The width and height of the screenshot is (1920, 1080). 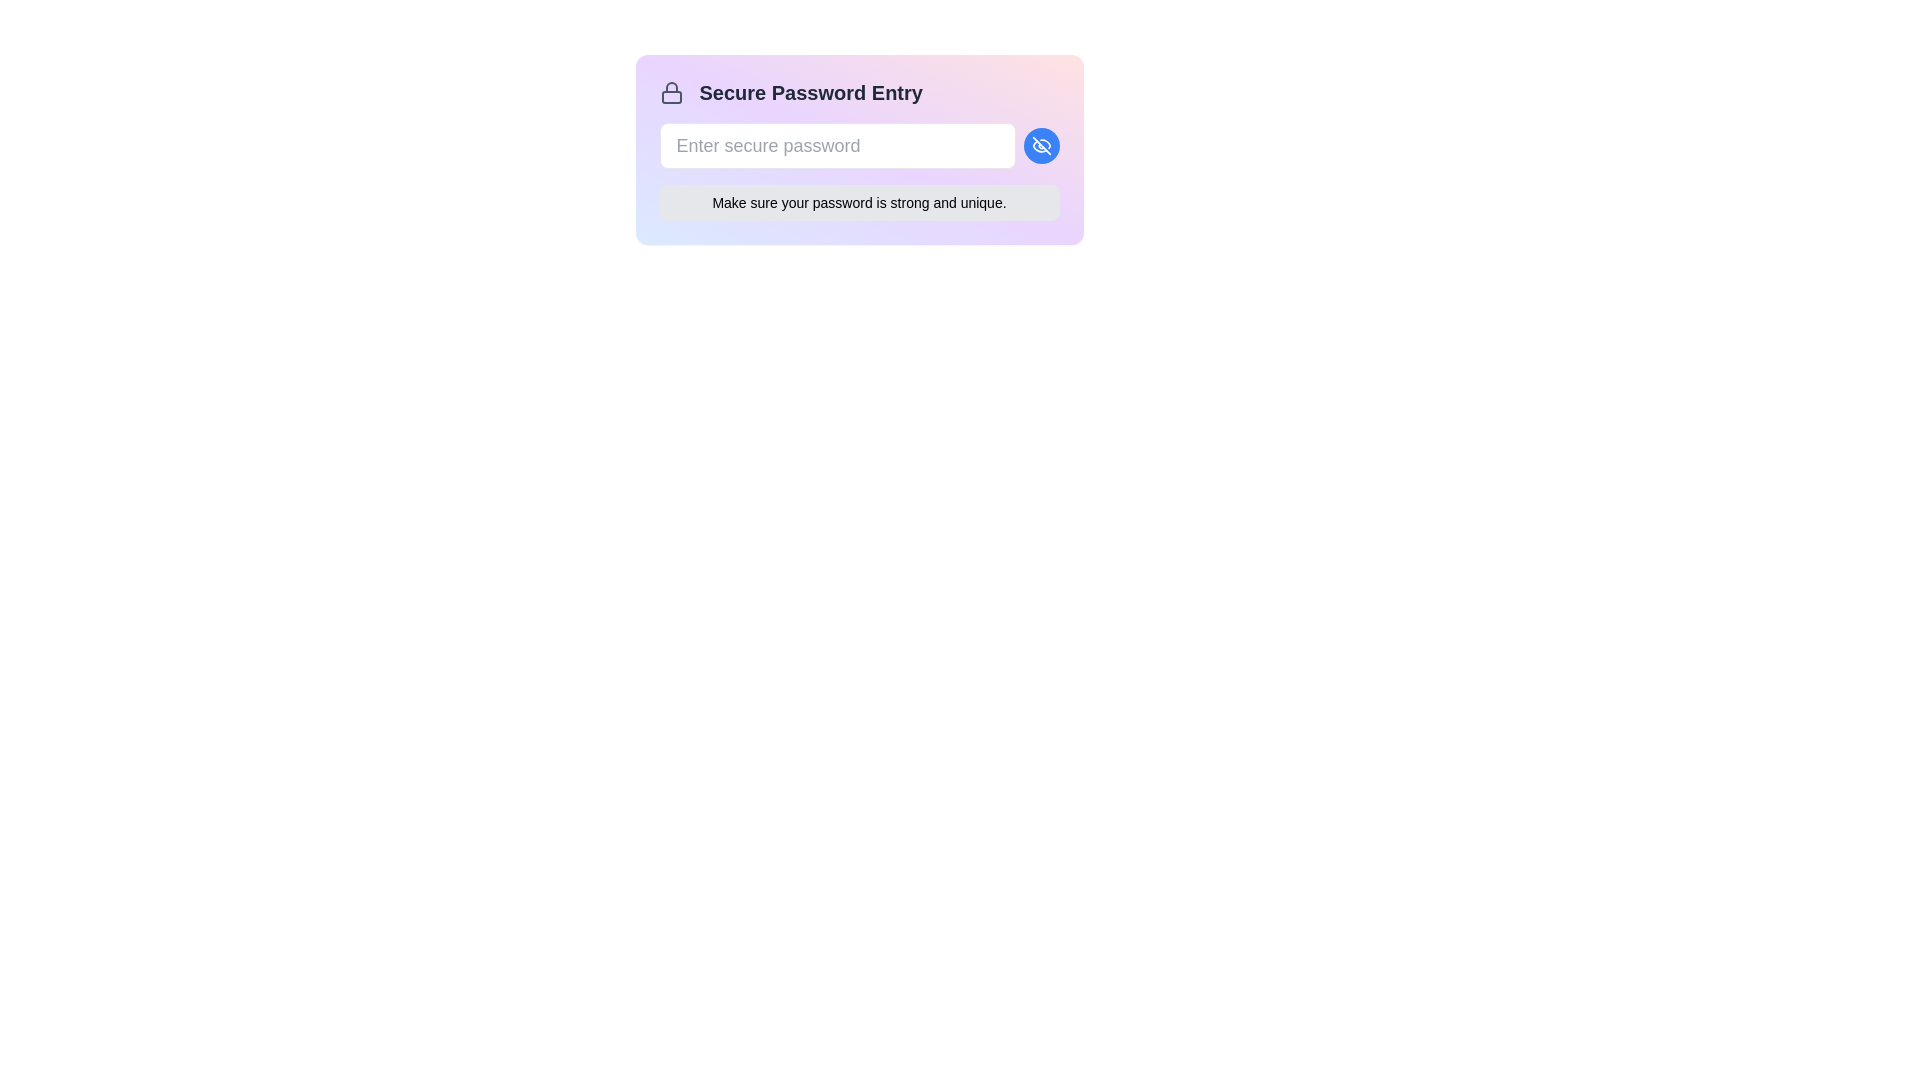 What do you see at coordinates (1040, 145) in the screenshot?
I see `the 'eye-off' icon with a blue circular background located in the upper-right corner of the password input field` at bounding box center [1040, 145].